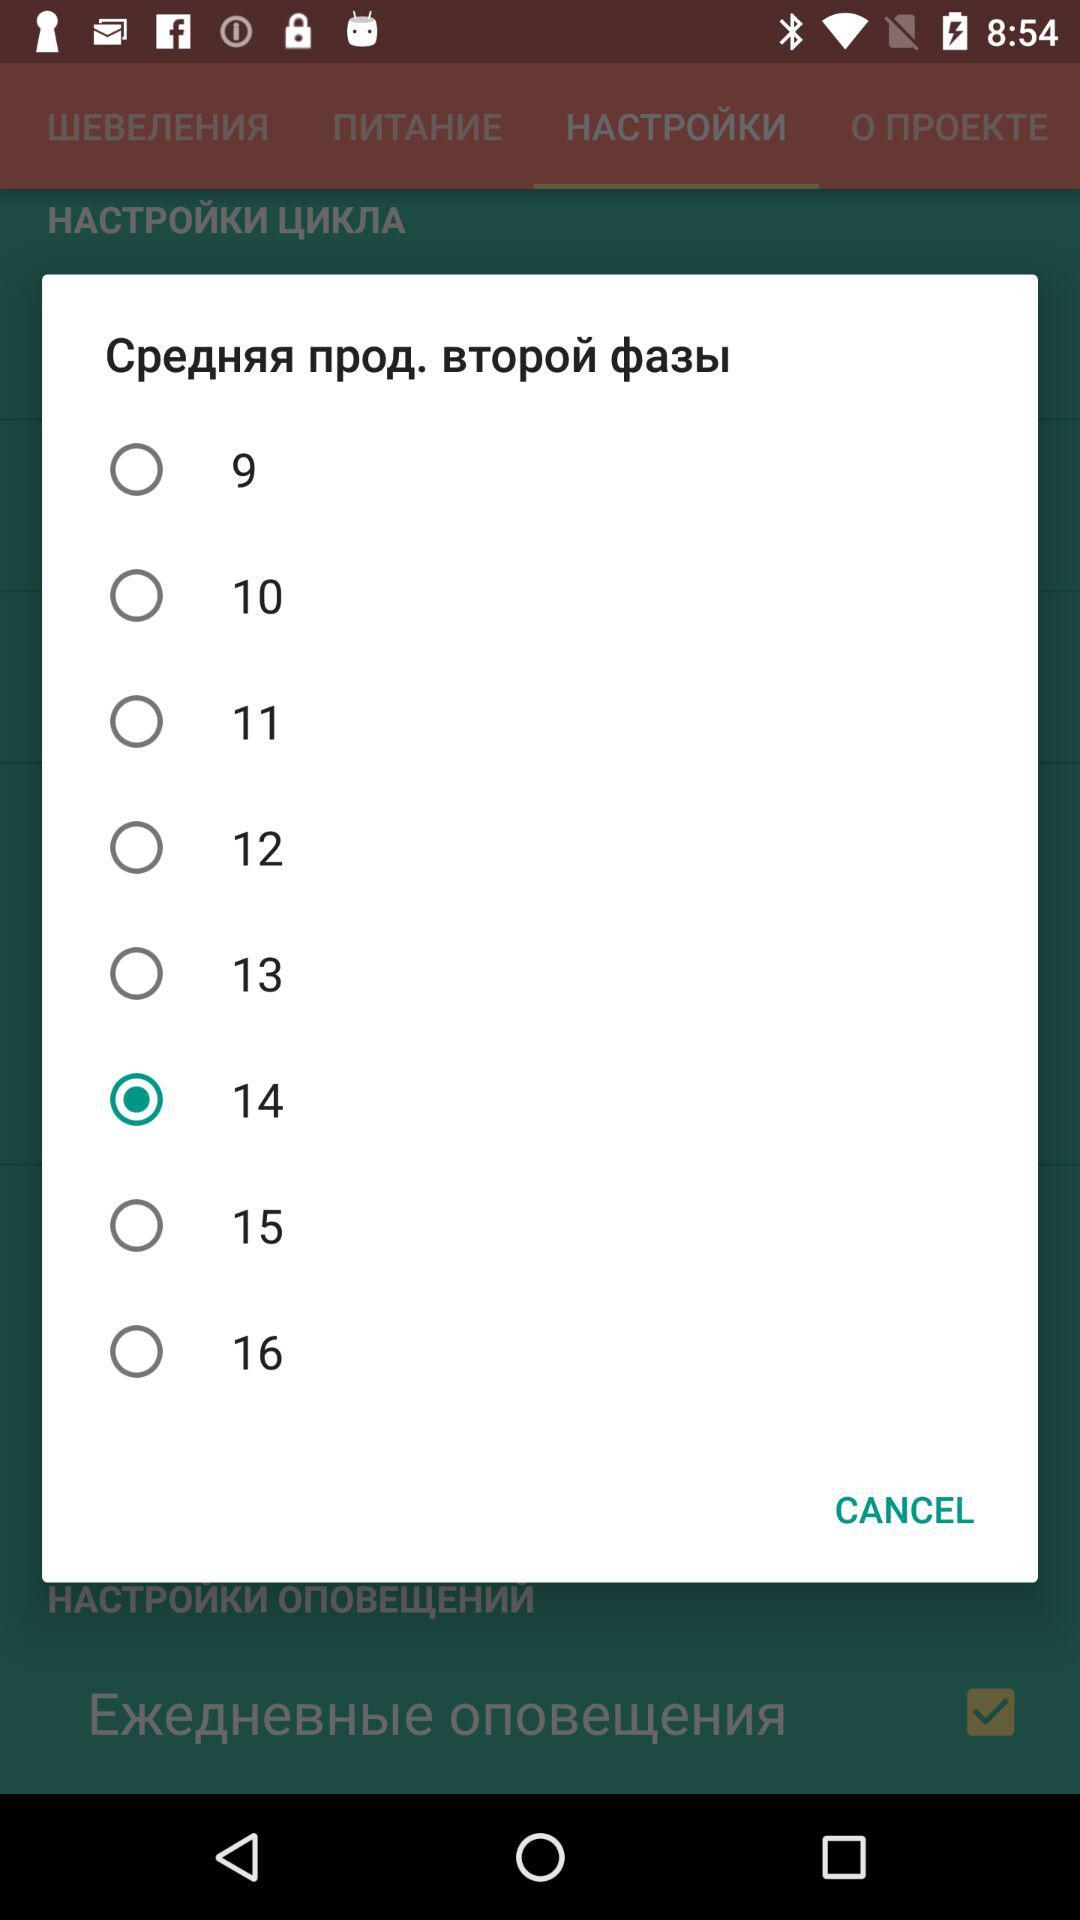  Describe the element at coordinates (540, 847) in the screenshot. I see `the 12 item` at that location.